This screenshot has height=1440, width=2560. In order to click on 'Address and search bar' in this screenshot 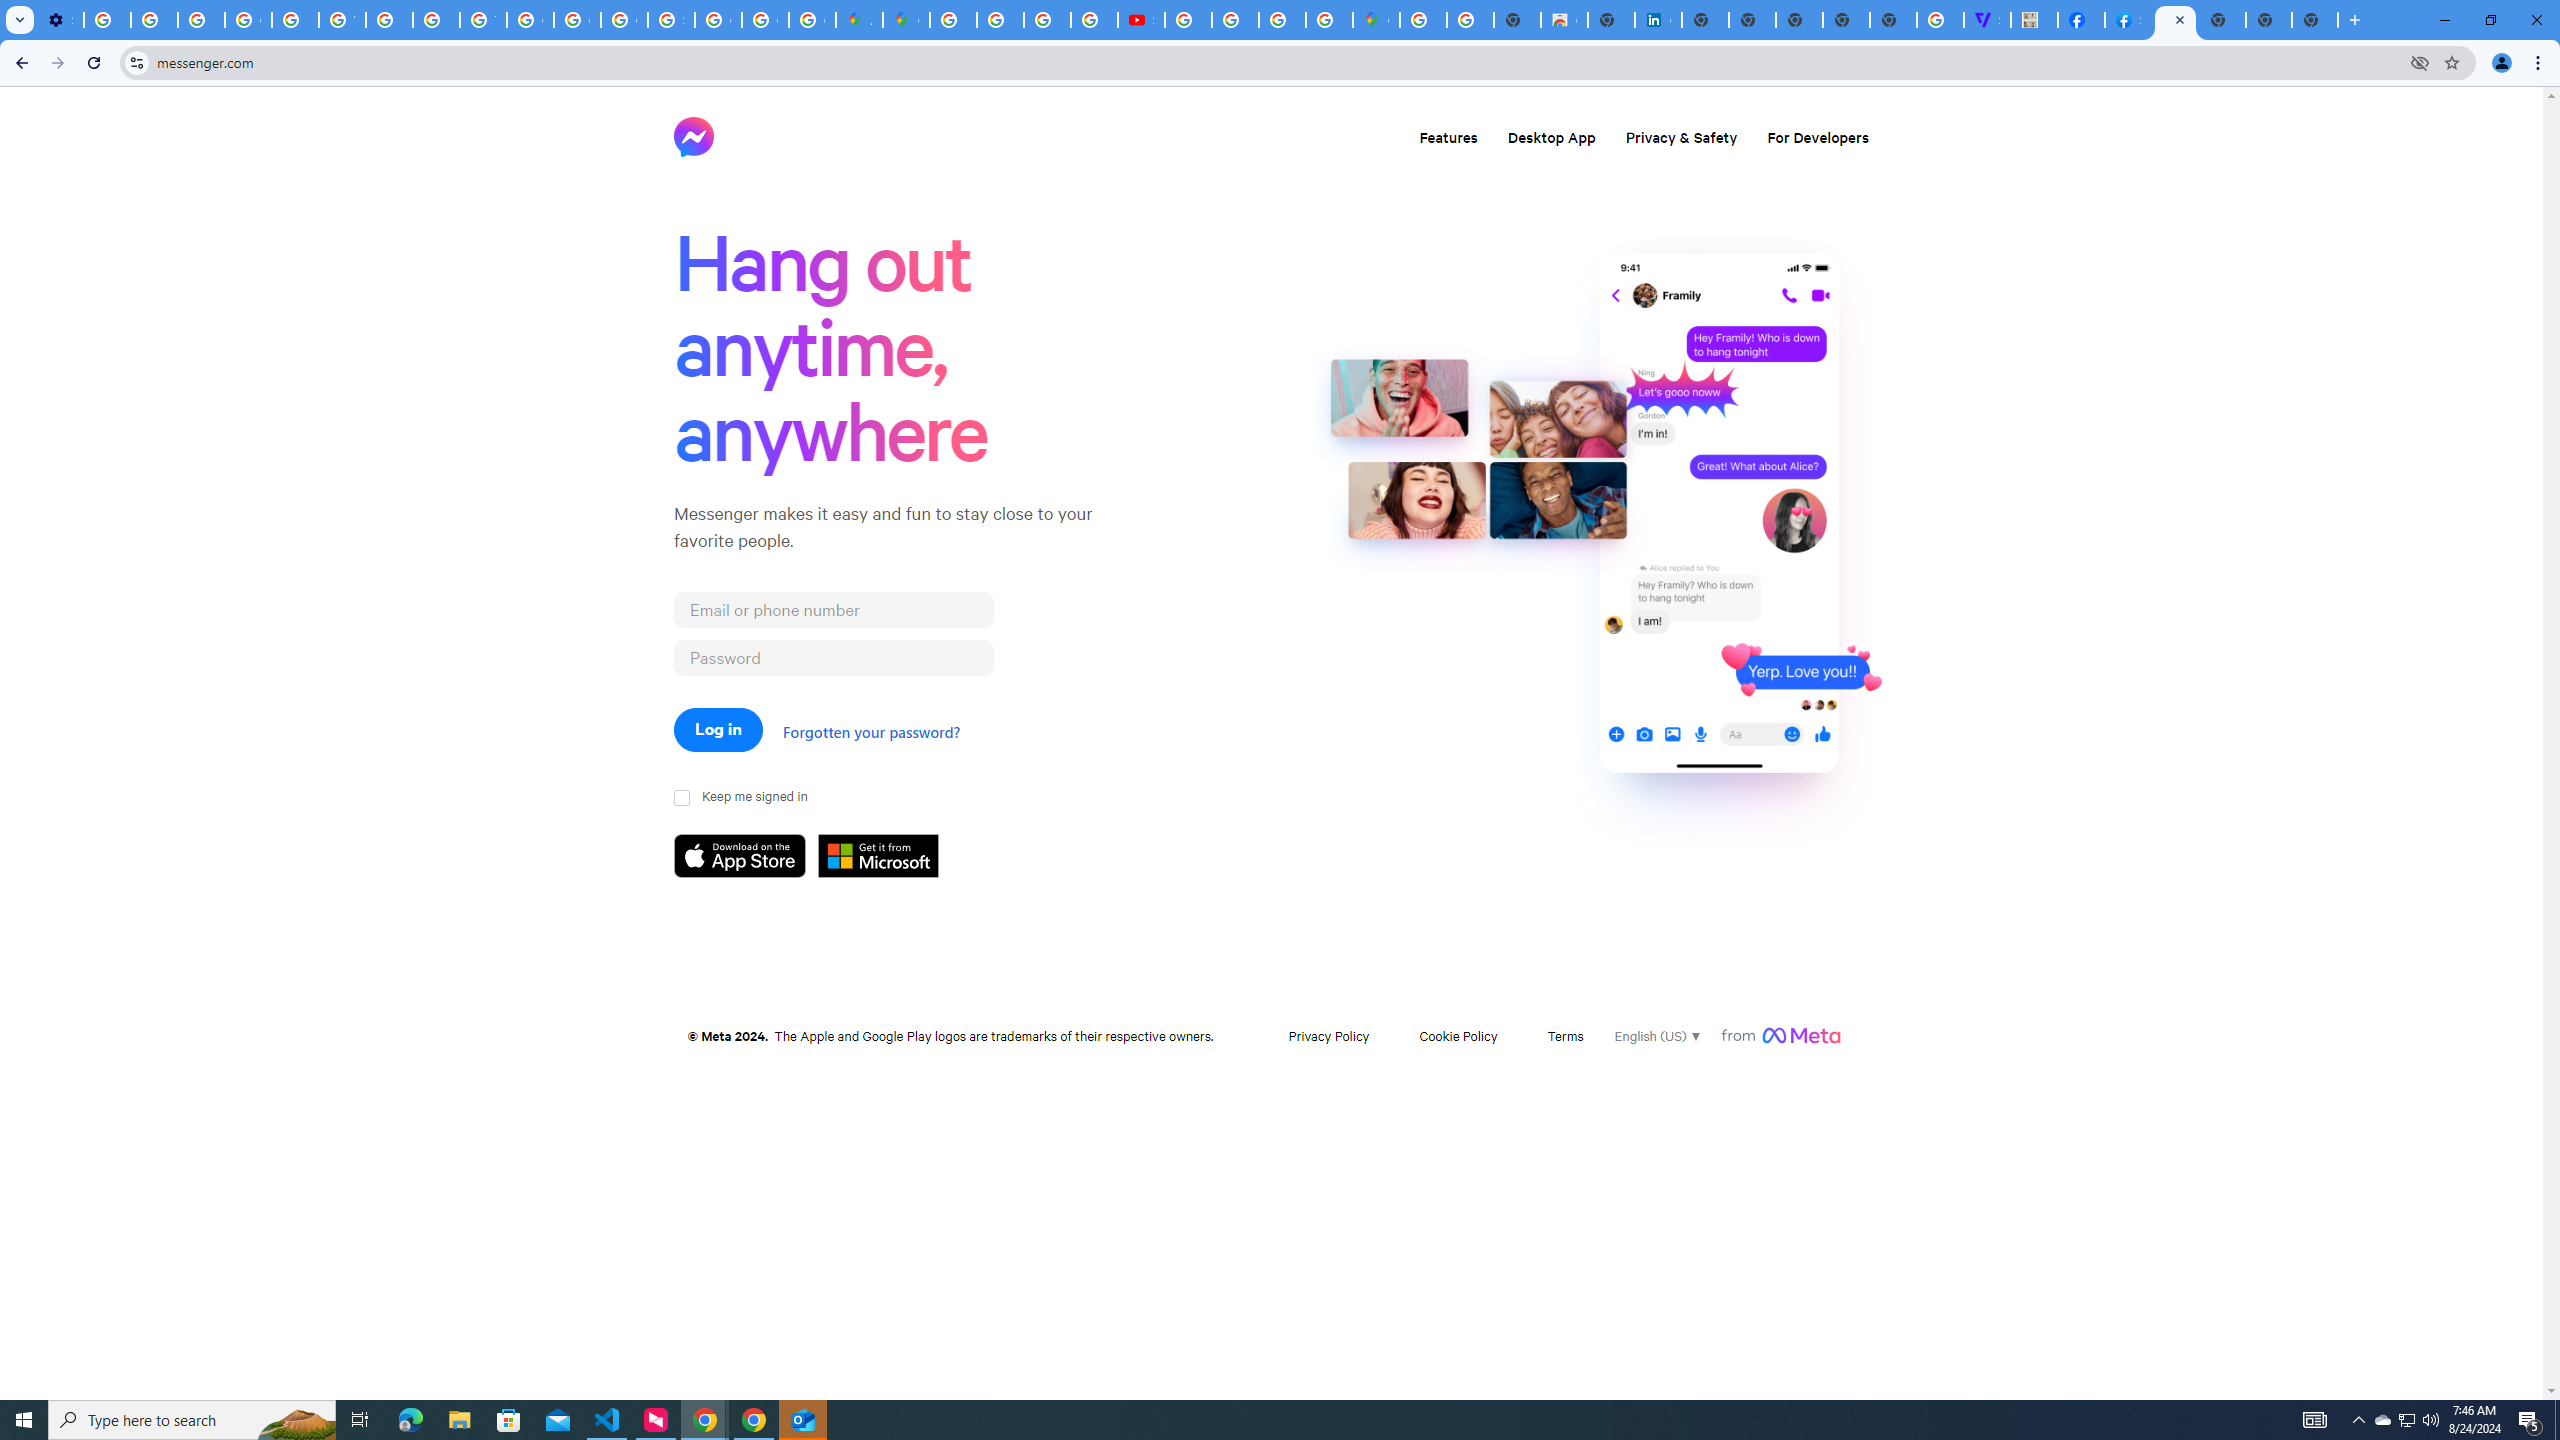, I will do `click(1277, 61)`.